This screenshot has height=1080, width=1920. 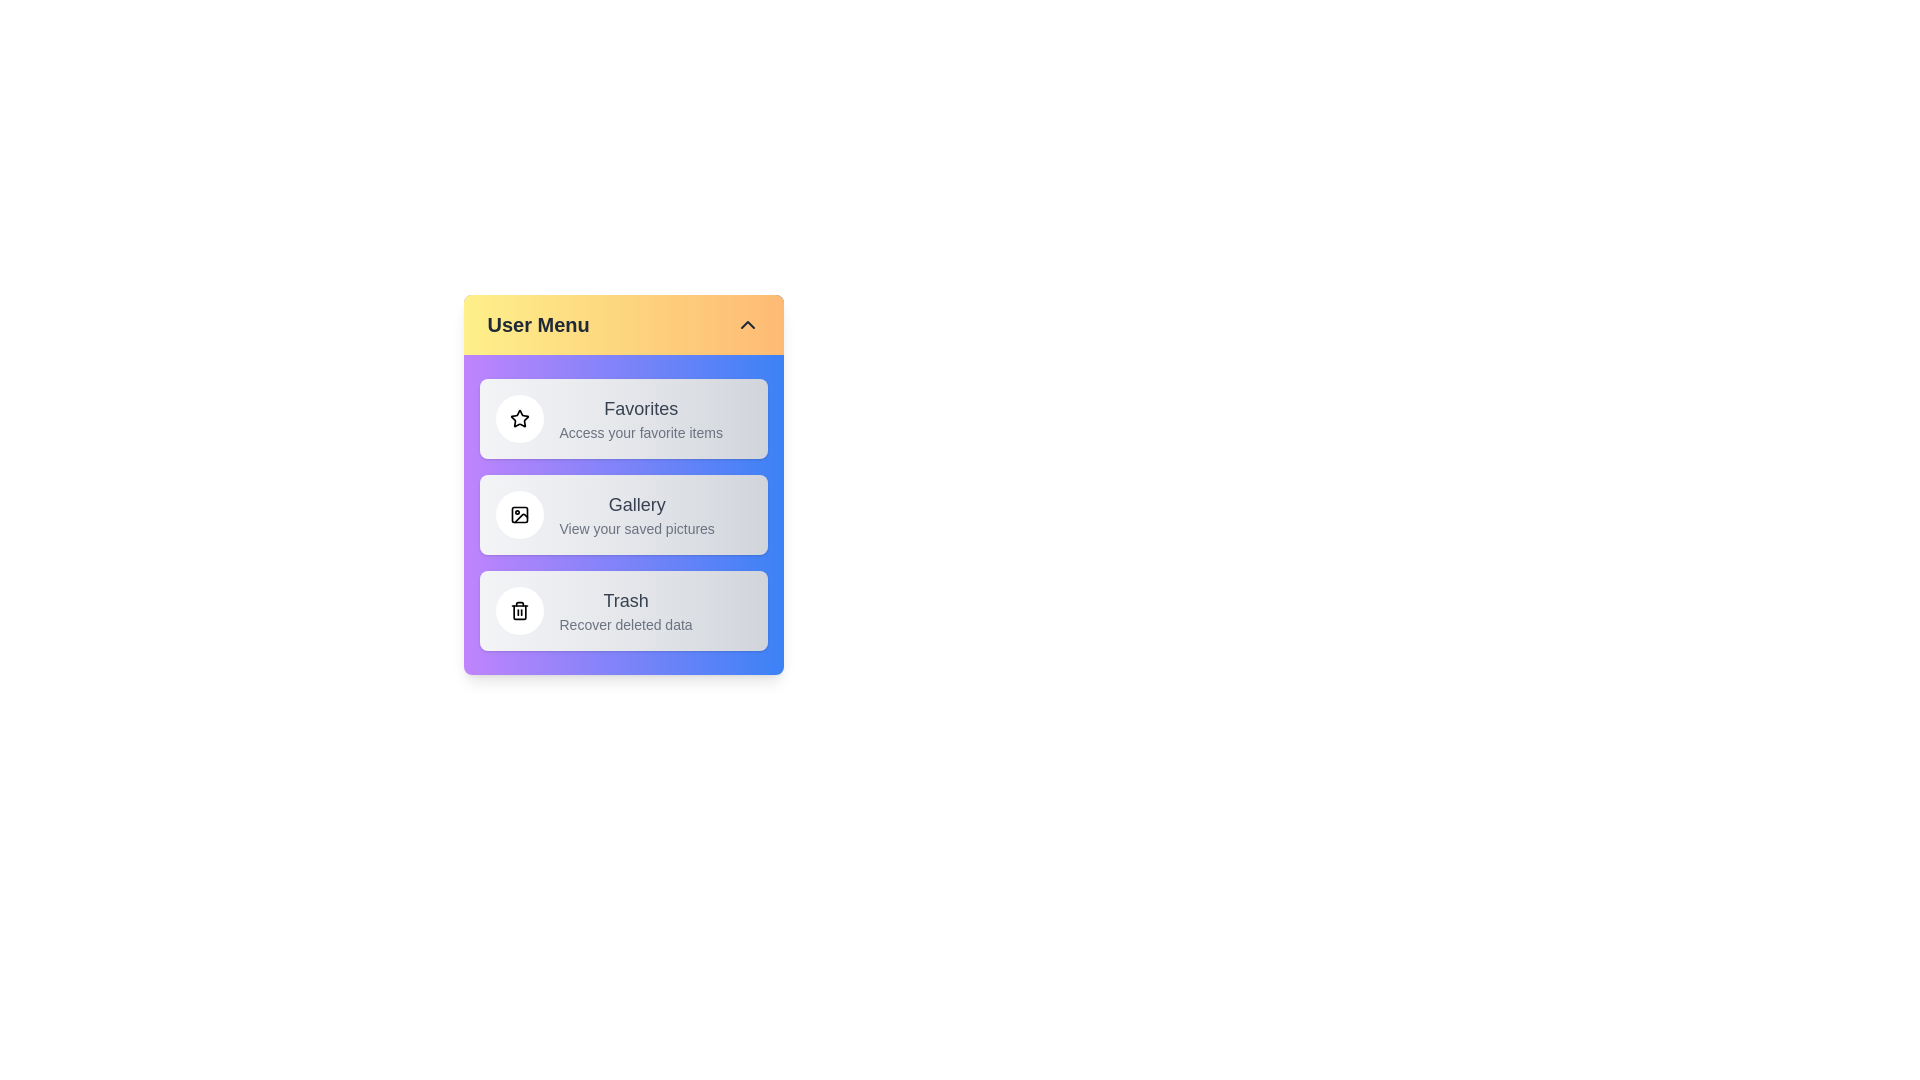 What do you see at coordinates (519, 514) in the screenshot?
I see `the icon of the menu item Gallery` at bounding box center [519, 514].